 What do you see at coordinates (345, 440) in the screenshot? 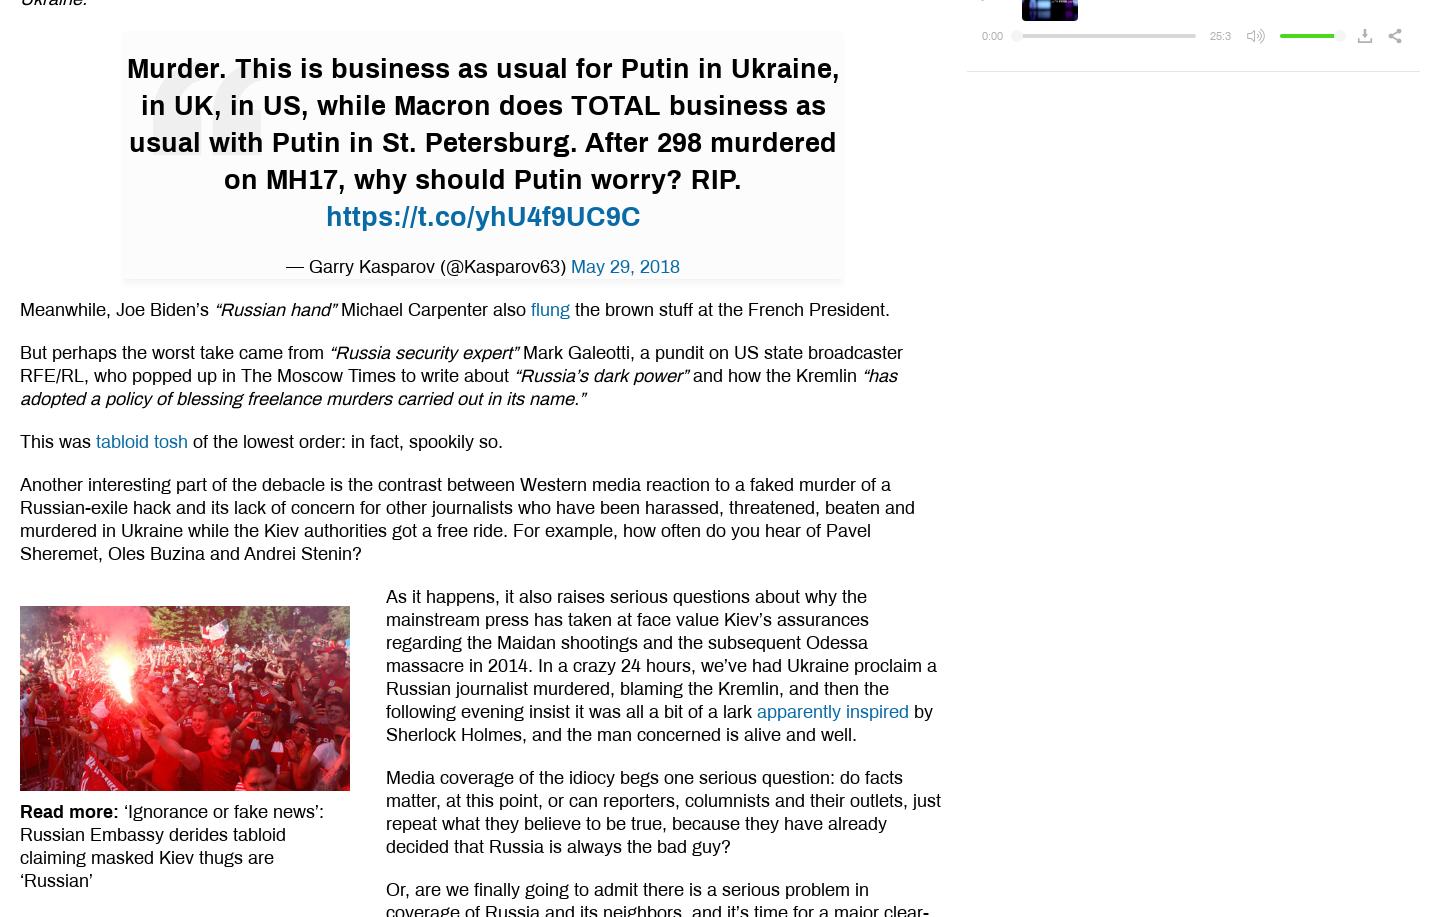
I see `'of the lowest order: in fact, spookily so.'` at bounding box center [345, 440].